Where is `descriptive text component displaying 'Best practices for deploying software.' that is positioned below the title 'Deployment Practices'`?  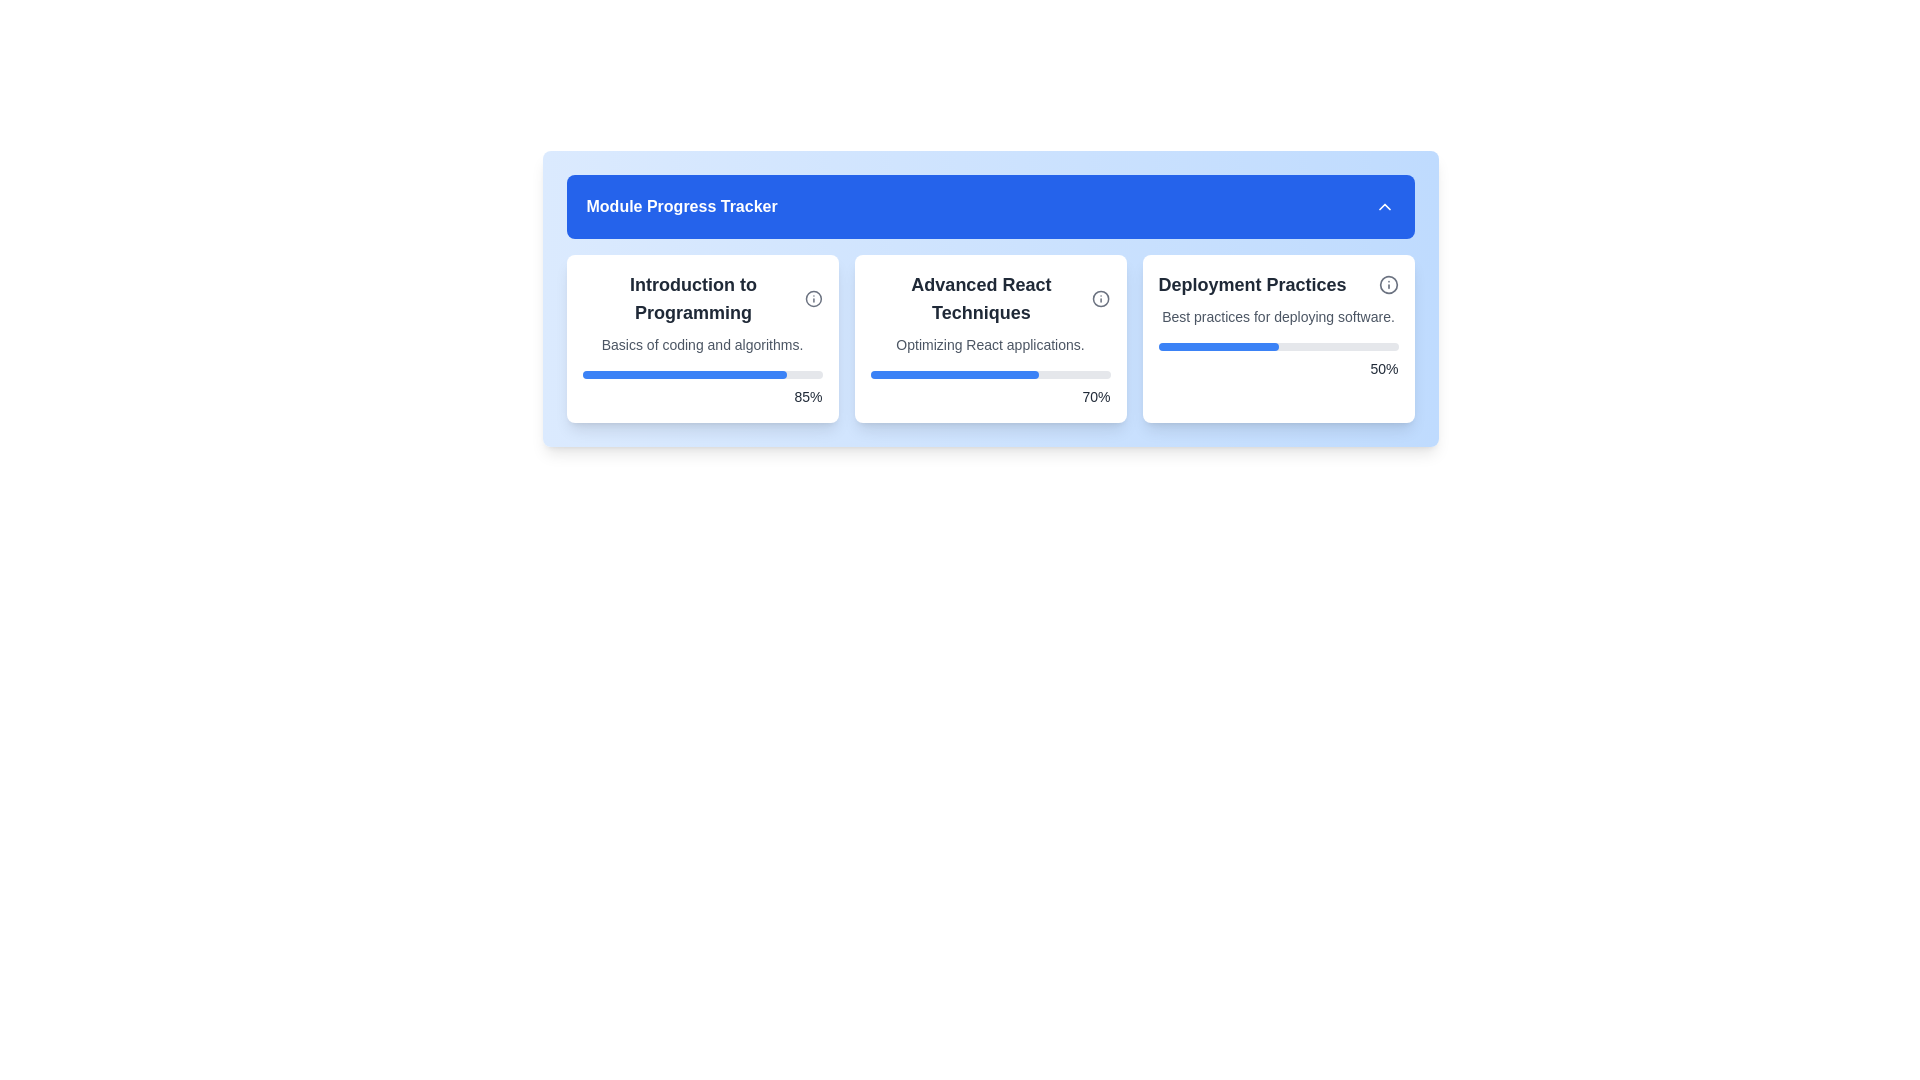 descriptive text component displaying 'Best practices for deploying software.' that is positioned below the title 'Deployment Practices' is located at coordinates (1277, 315).